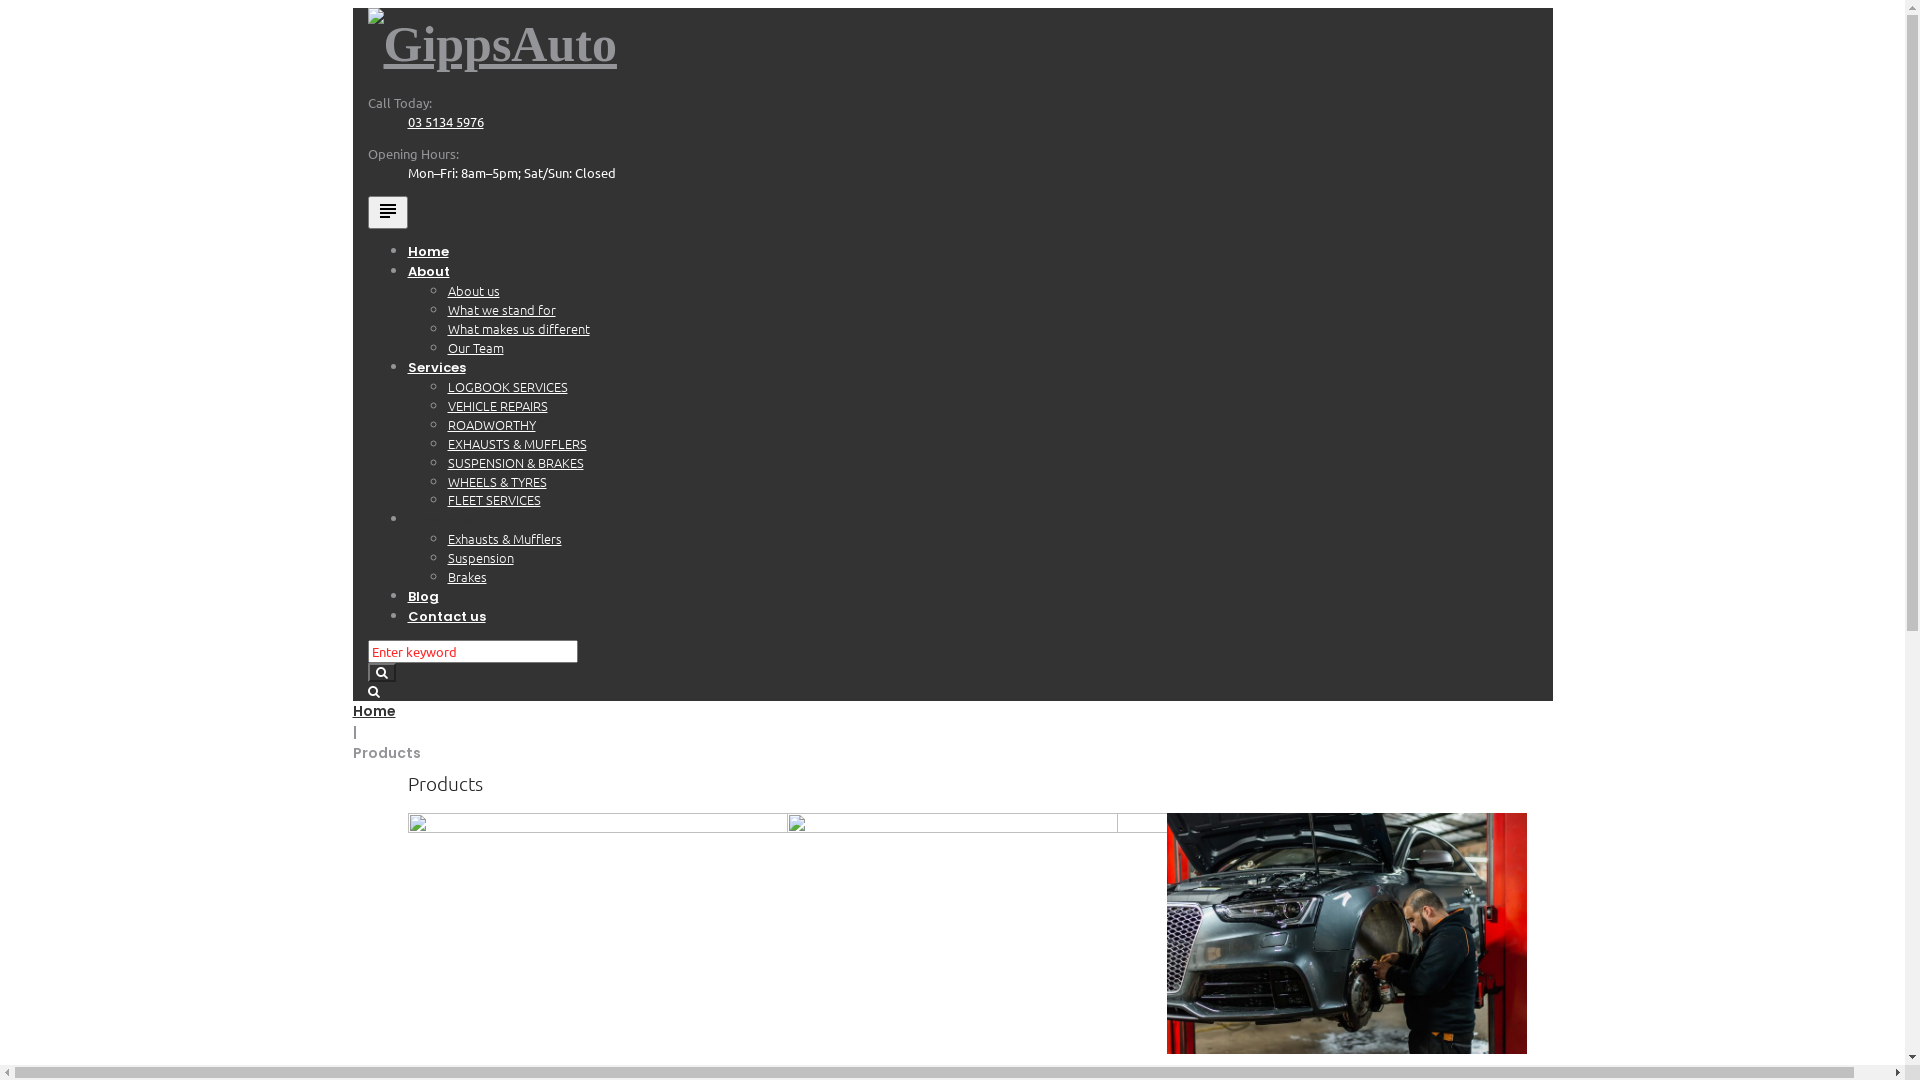  What do you see at coordinates (518, 327) in the screenshot?
I see `'What makes us different'` at bounding box center [518, 327].